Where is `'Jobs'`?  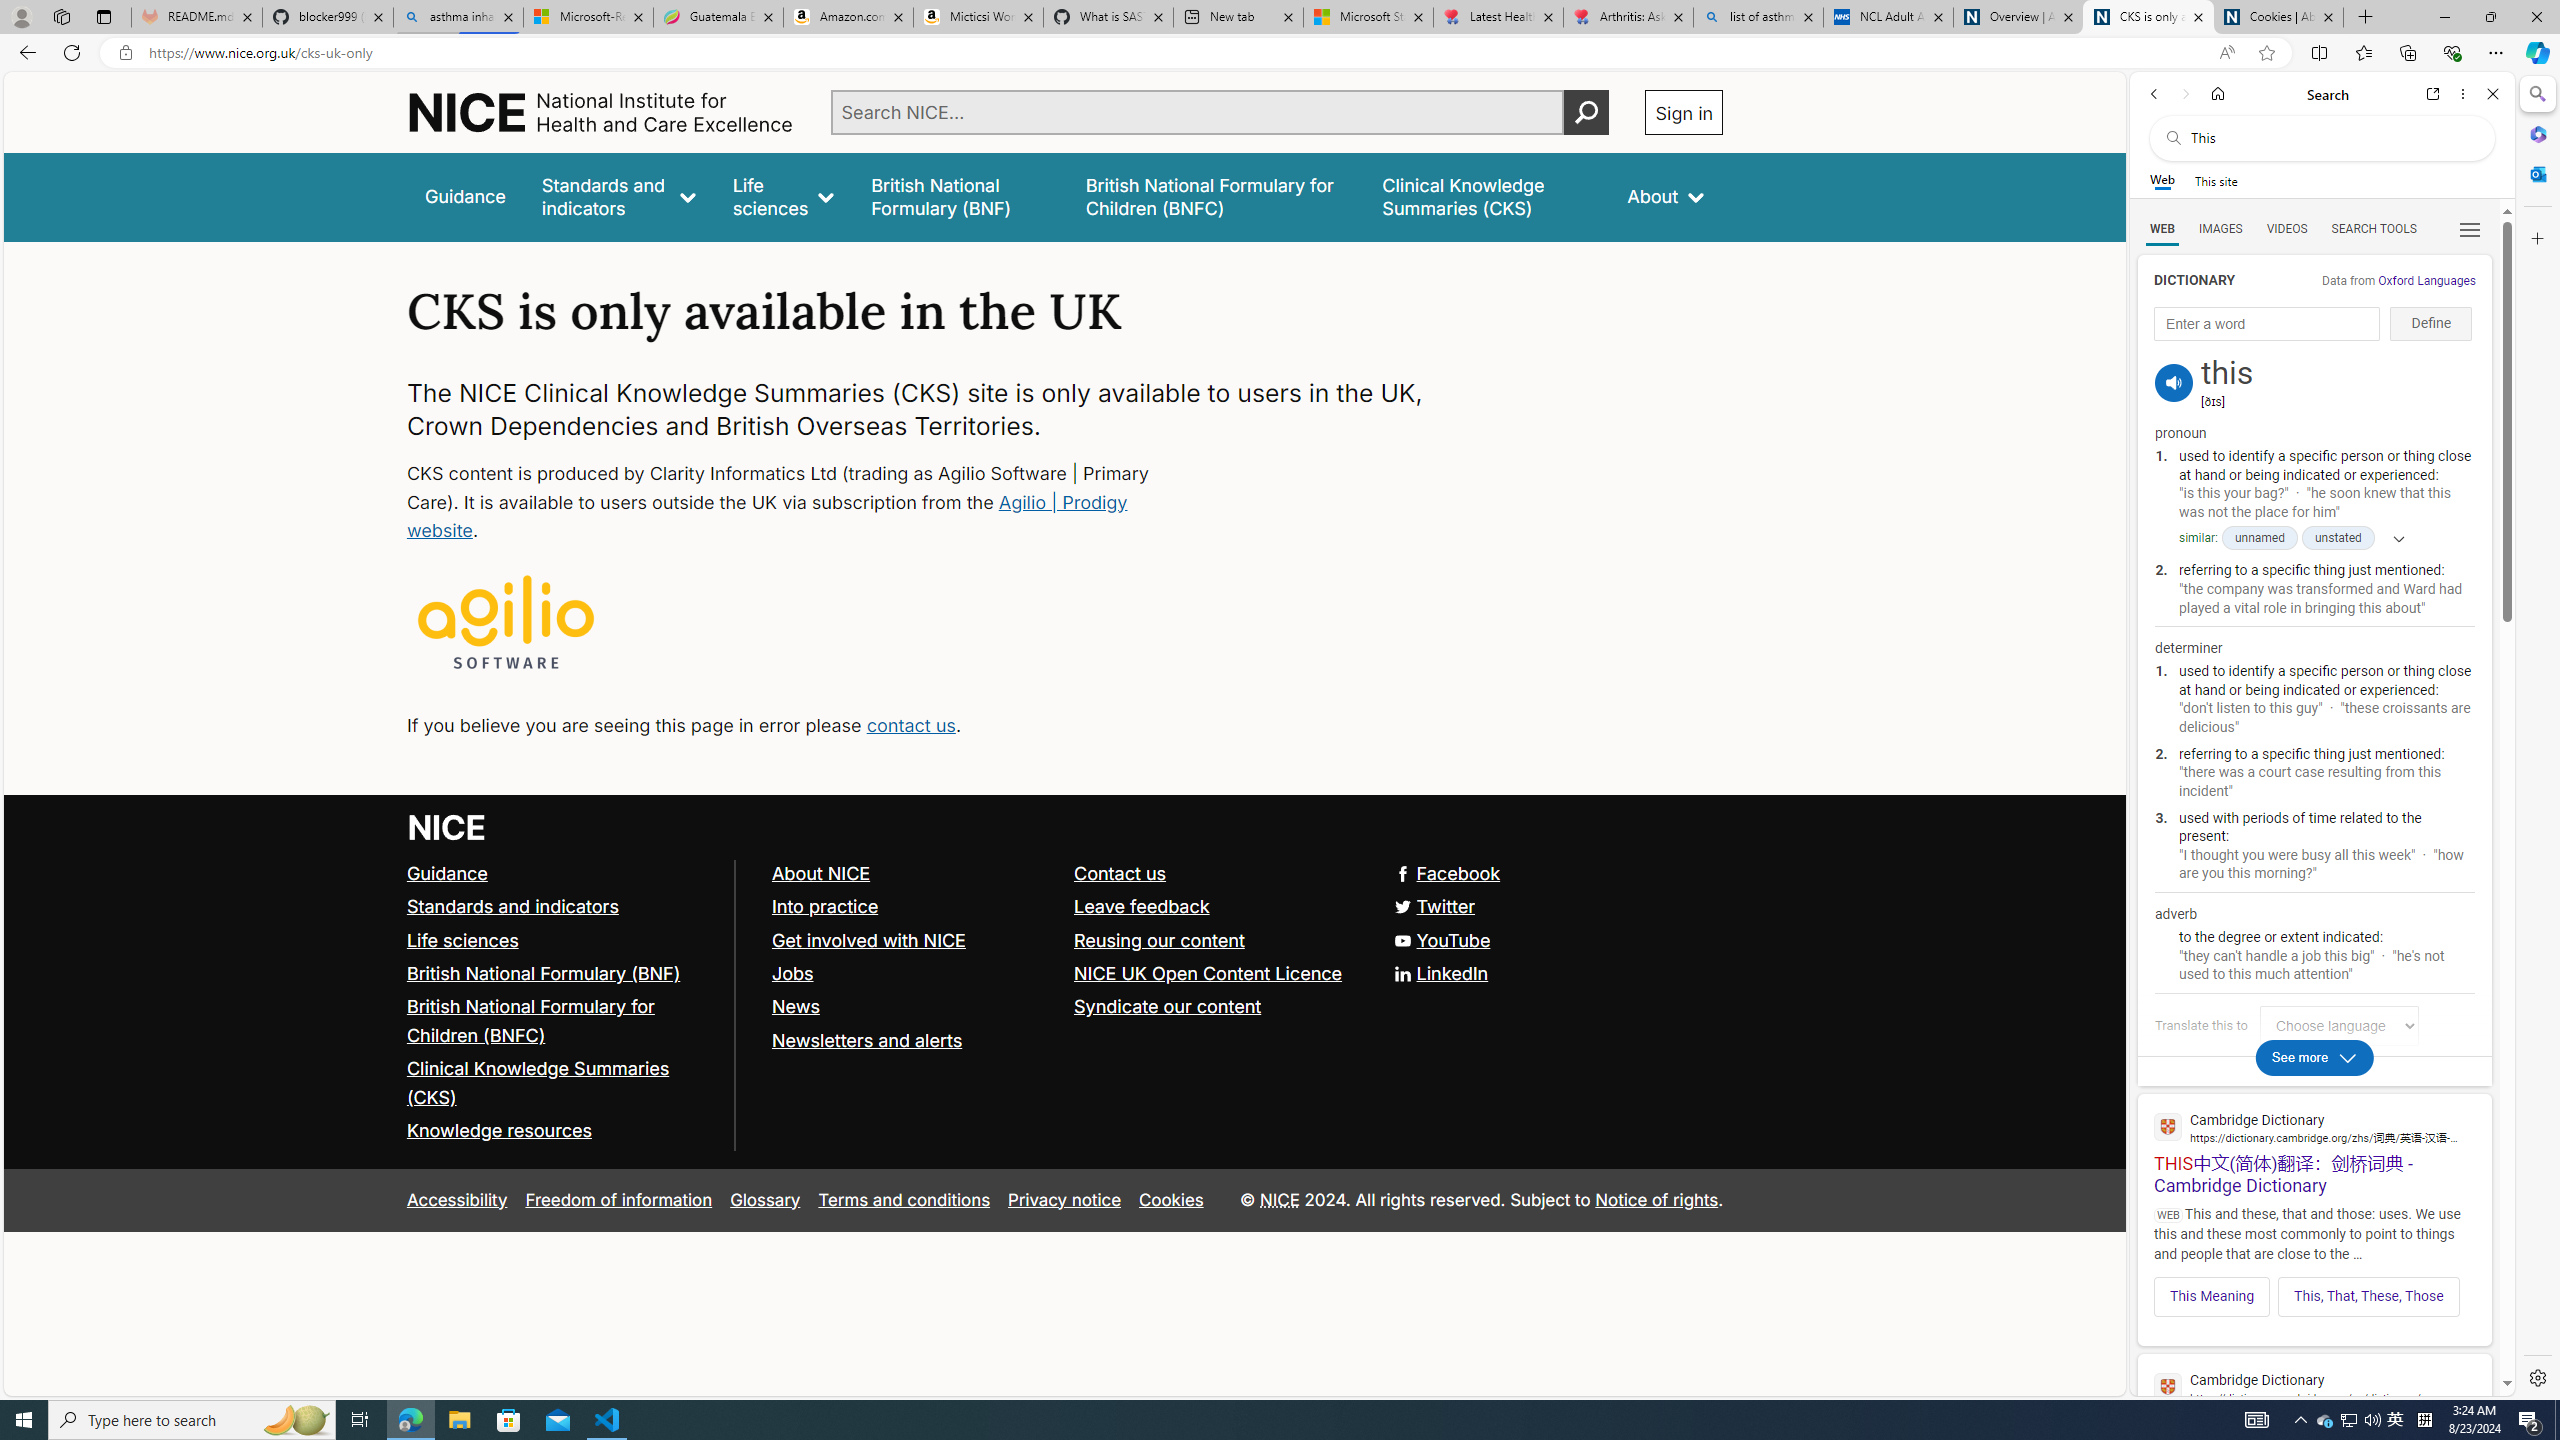
'Jobs' is located at coordinates (791, 972).